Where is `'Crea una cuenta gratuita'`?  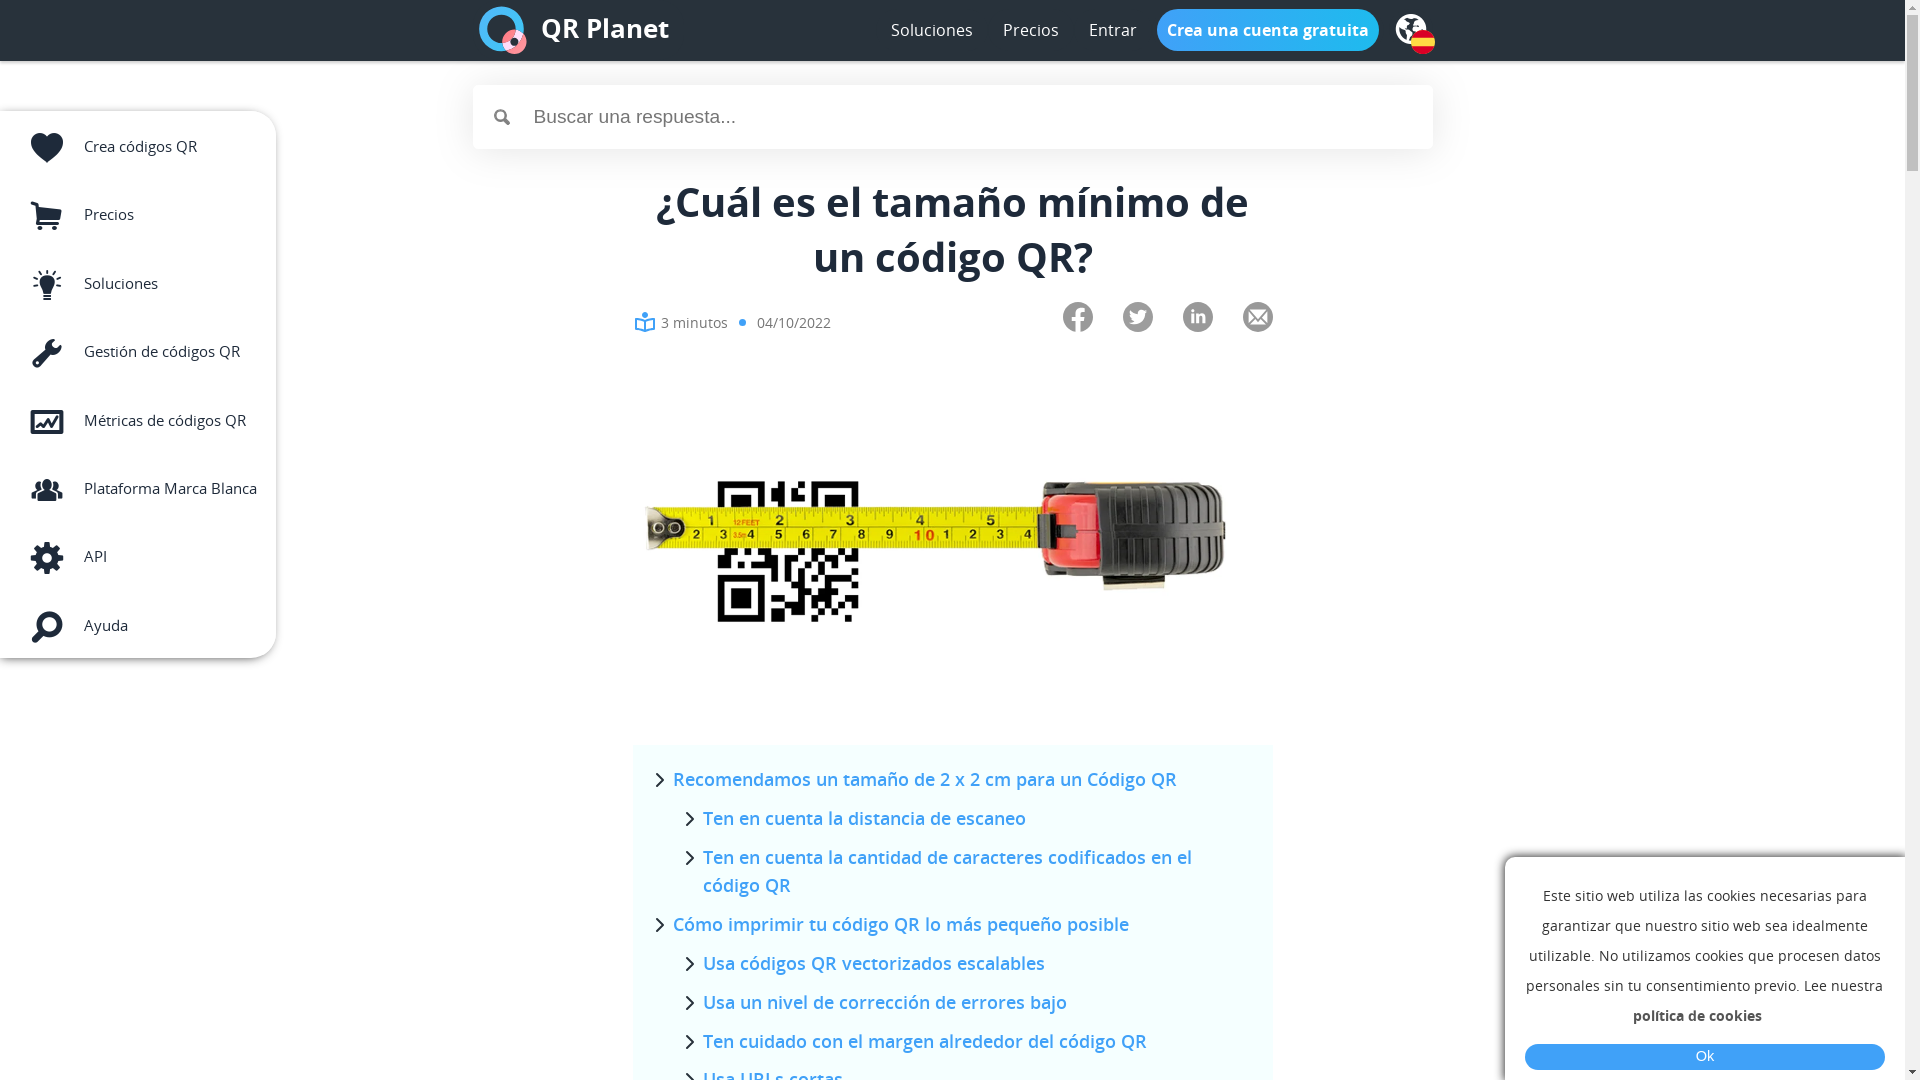
'Crea una cuenta gratuita' is located at coordinates (1266, 30).